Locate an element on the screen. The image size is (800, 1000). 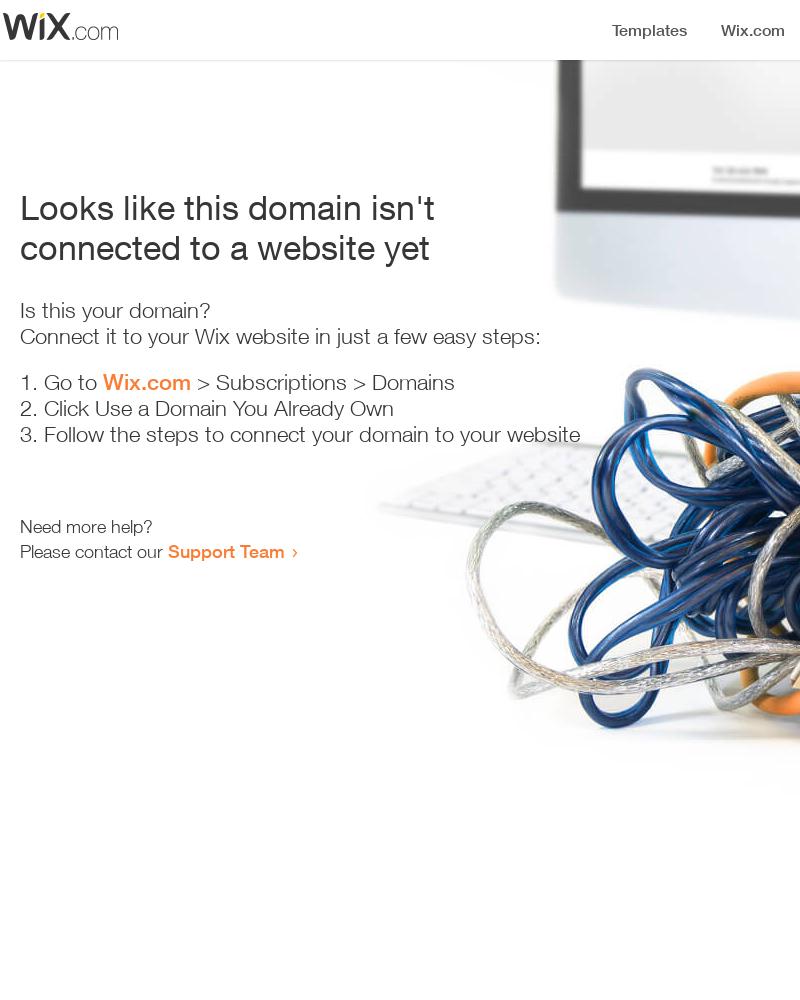
'> Subscriptions > Domains' is located at coordinates (321, 382).